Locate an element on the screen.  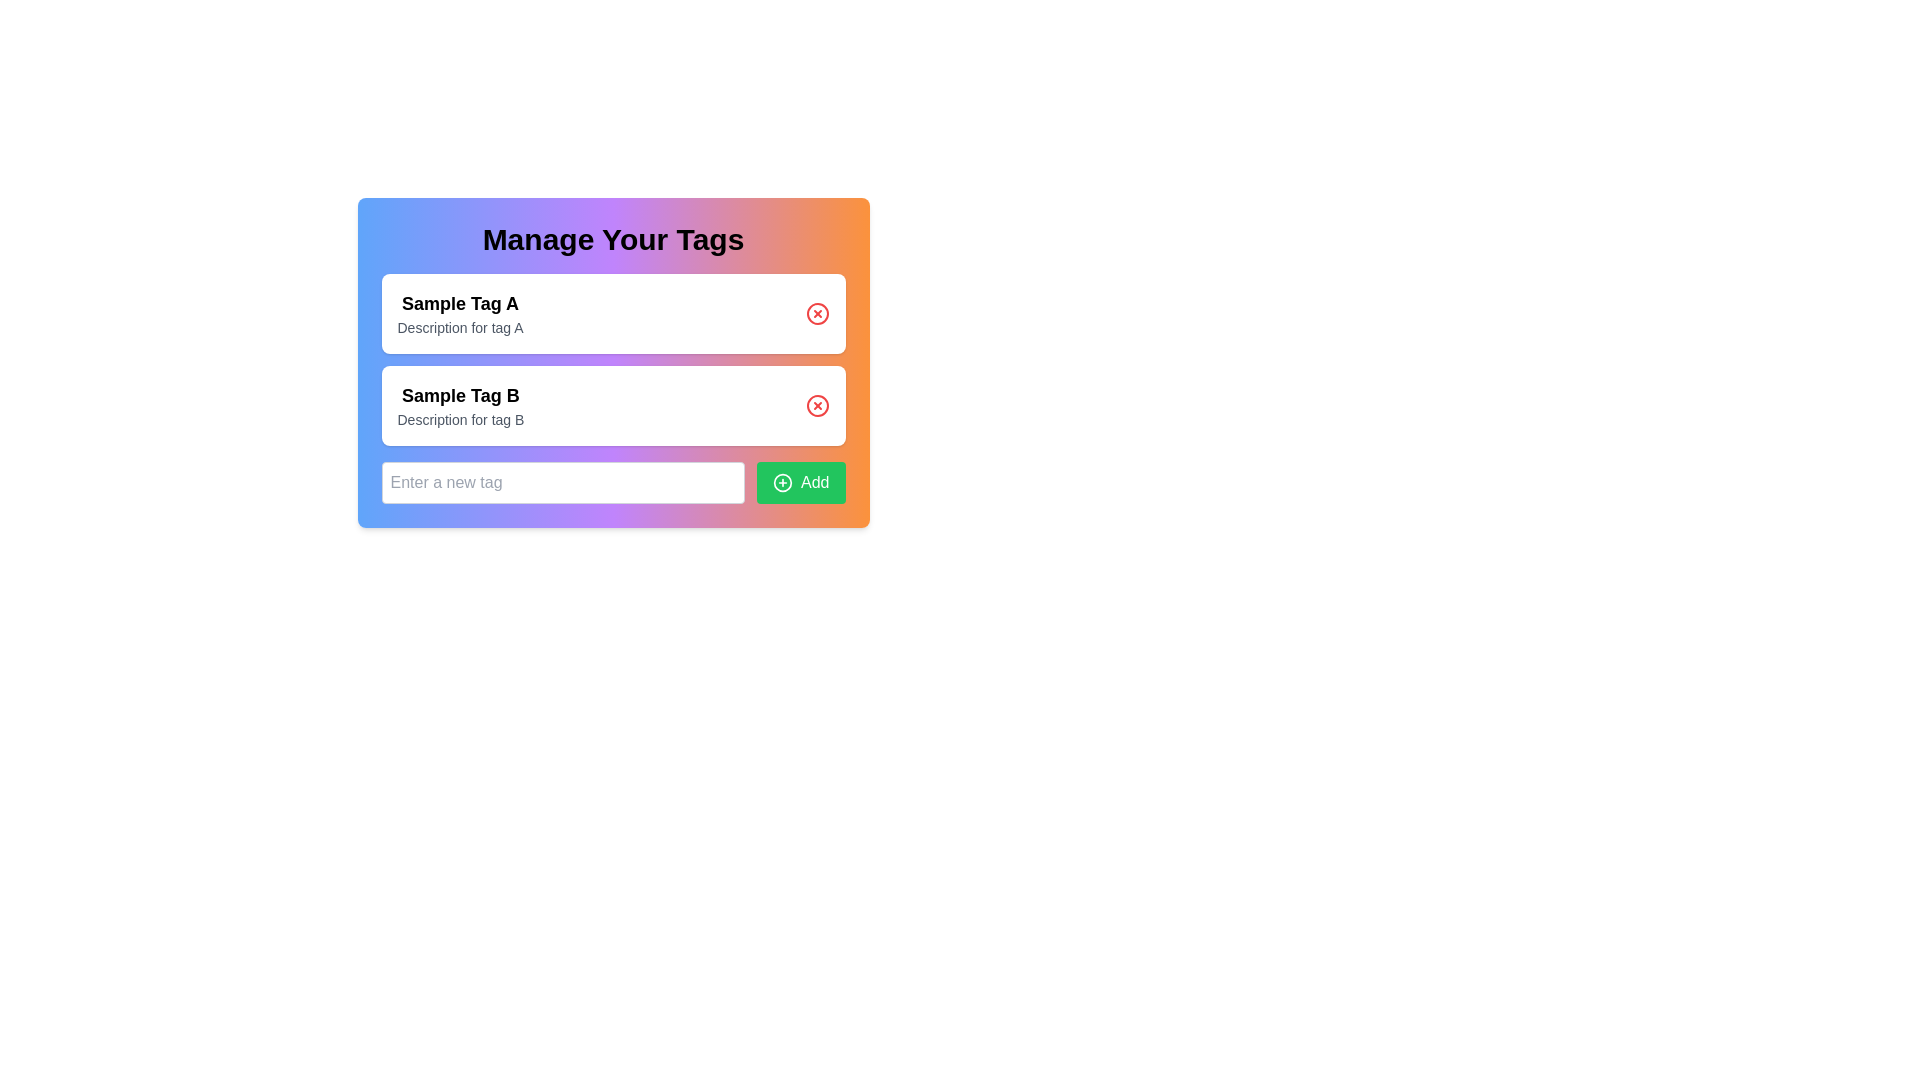
the circular icon with a plus sign located inside the green 'Add' button at the bottom-right of the 'Manage Your Tags' card is located at coordinates (781, 482).